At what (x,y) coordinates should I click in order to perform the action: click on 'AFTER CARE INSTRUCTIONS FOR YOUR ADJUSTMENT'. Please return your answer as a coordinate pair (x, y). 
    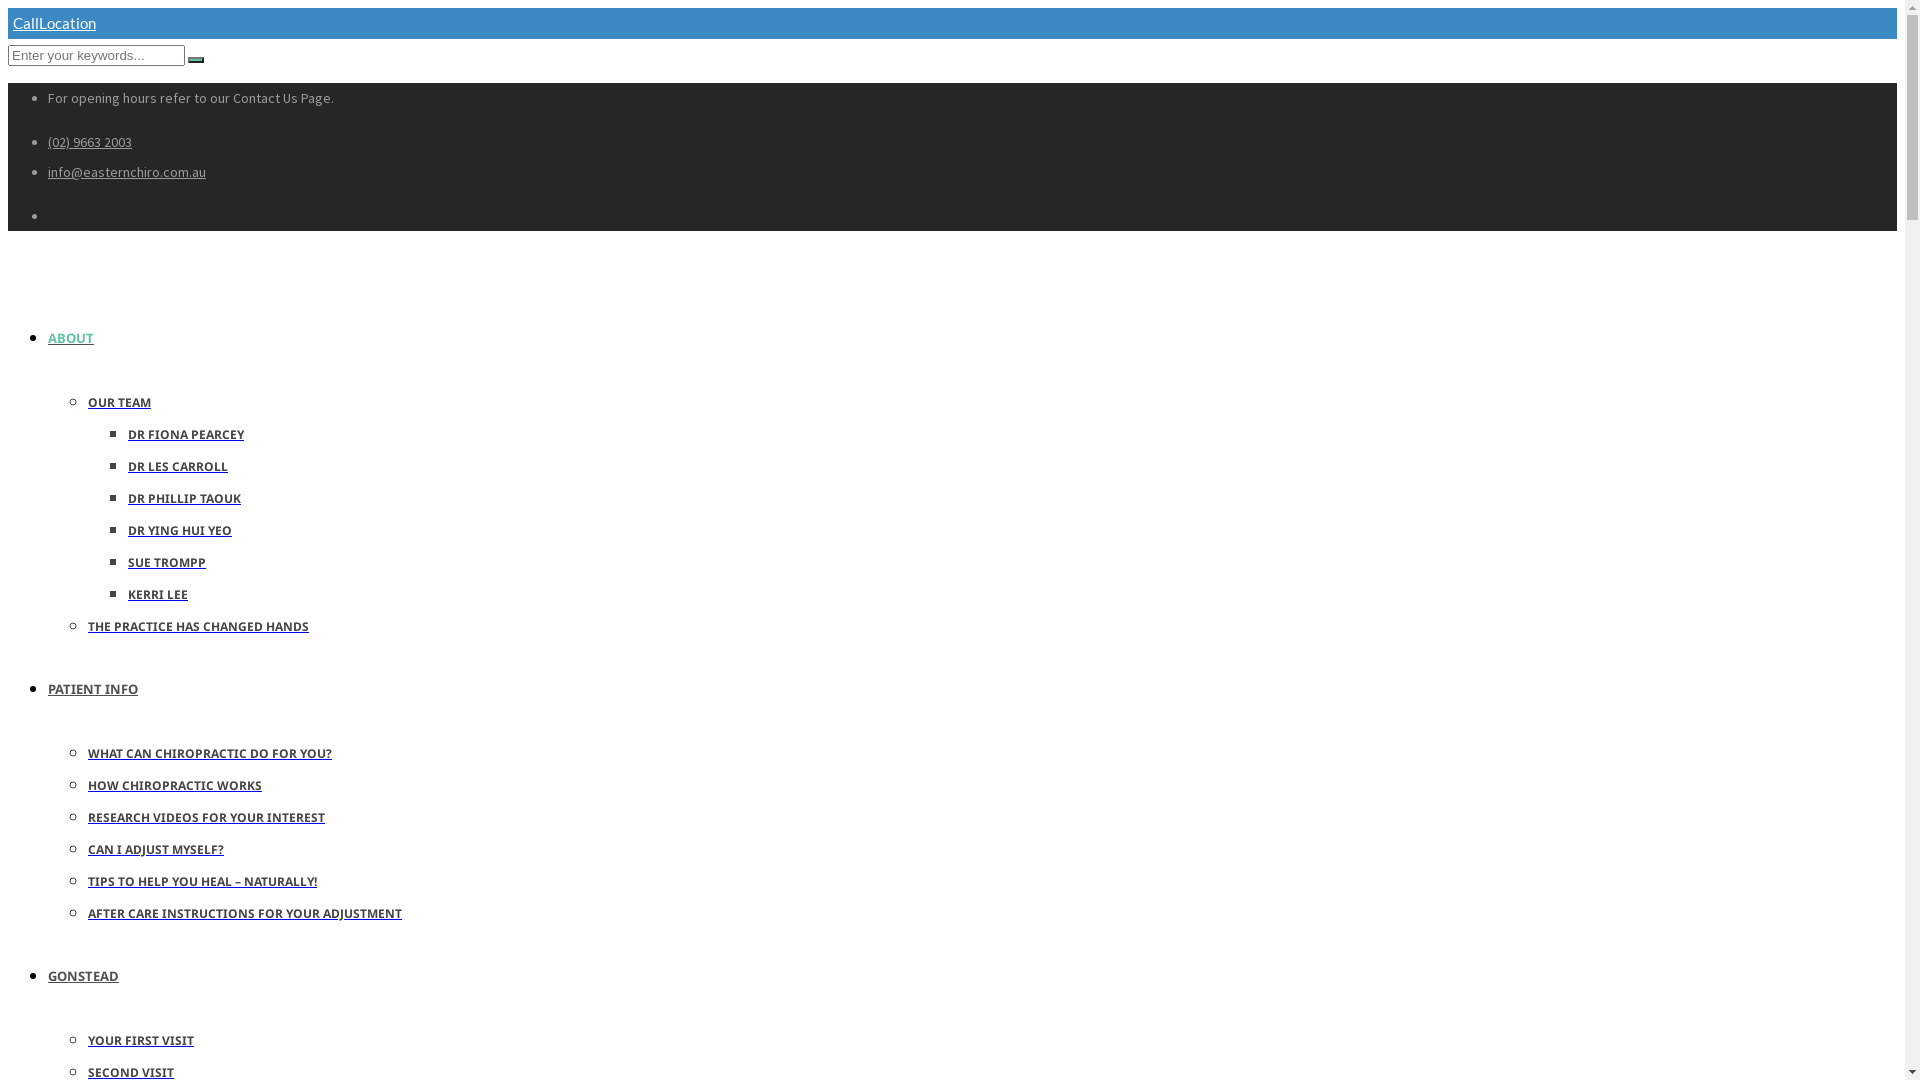
    Looking at the image, I should click on (243, 913).